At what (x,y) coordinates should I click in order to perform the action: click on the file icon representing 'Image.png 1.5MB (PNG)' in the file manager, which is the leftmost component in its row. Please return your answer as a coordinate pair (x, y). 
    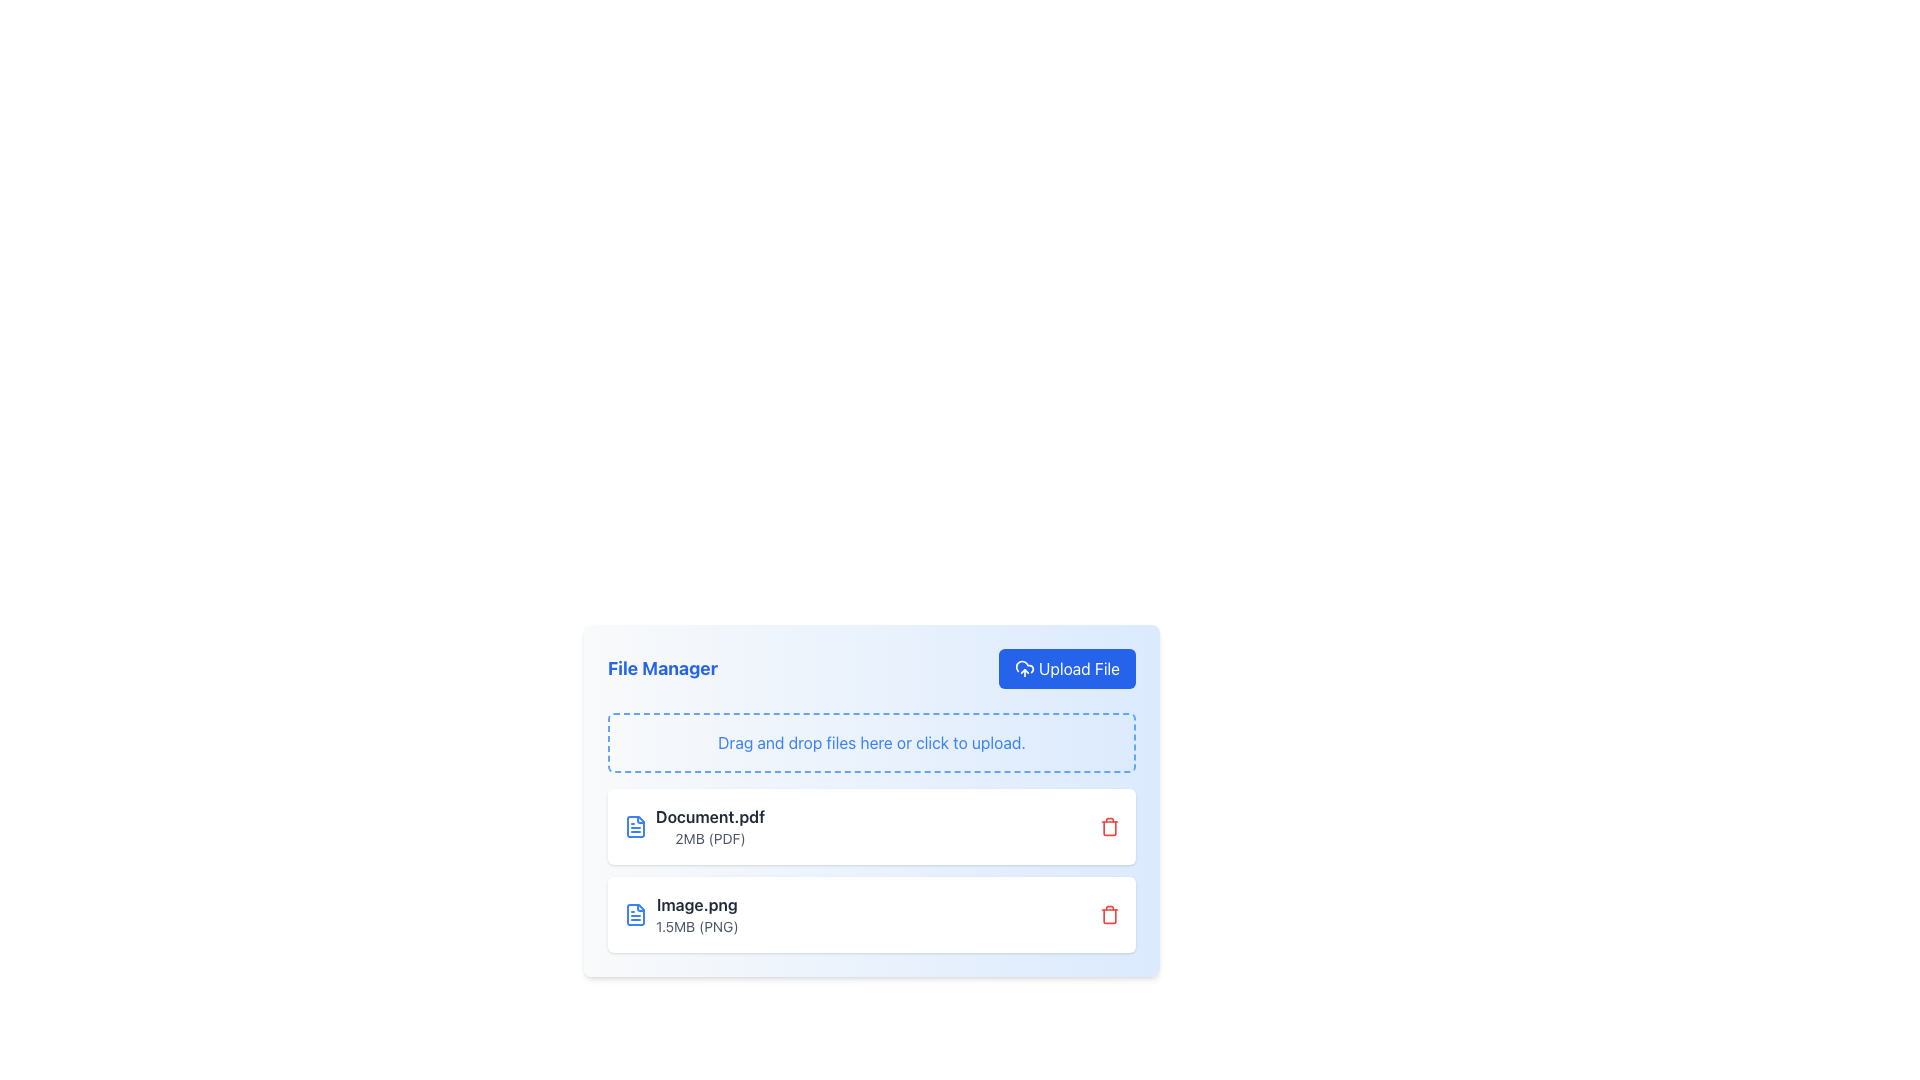
    Looking at the image, I should click on (634, 914).